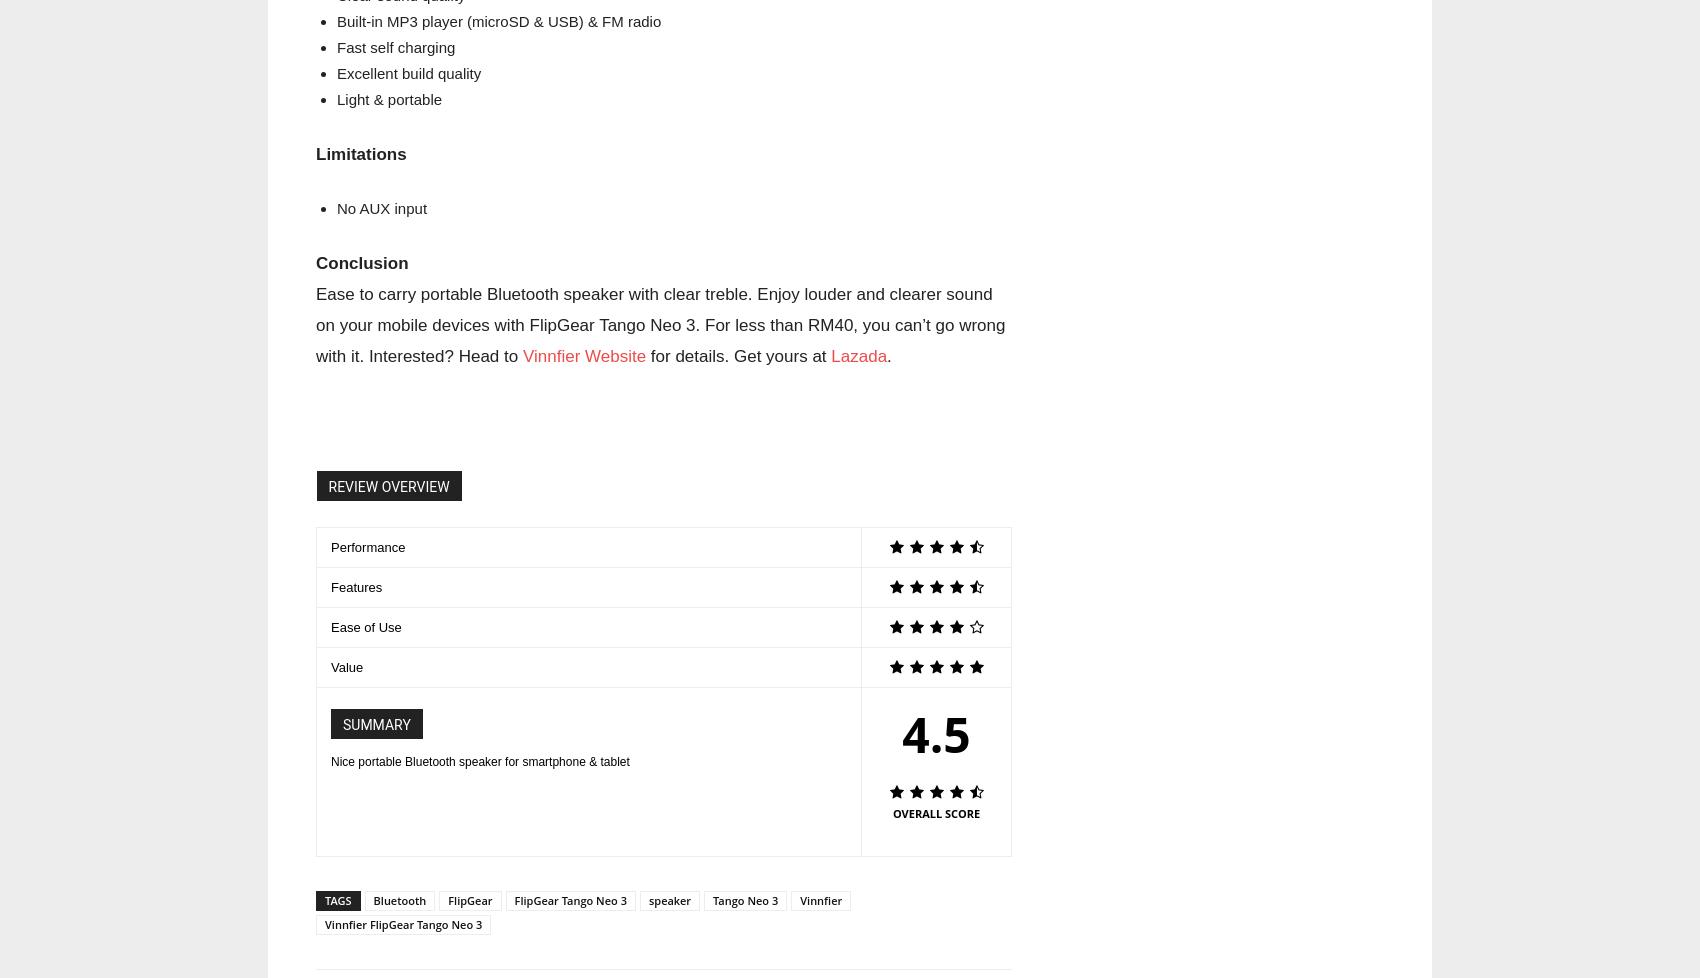 This screenshot has height=978, width=1700. Describe the element at coordinates (394, 47) in the screenshot. I see `'Fast self charging'` at that location.